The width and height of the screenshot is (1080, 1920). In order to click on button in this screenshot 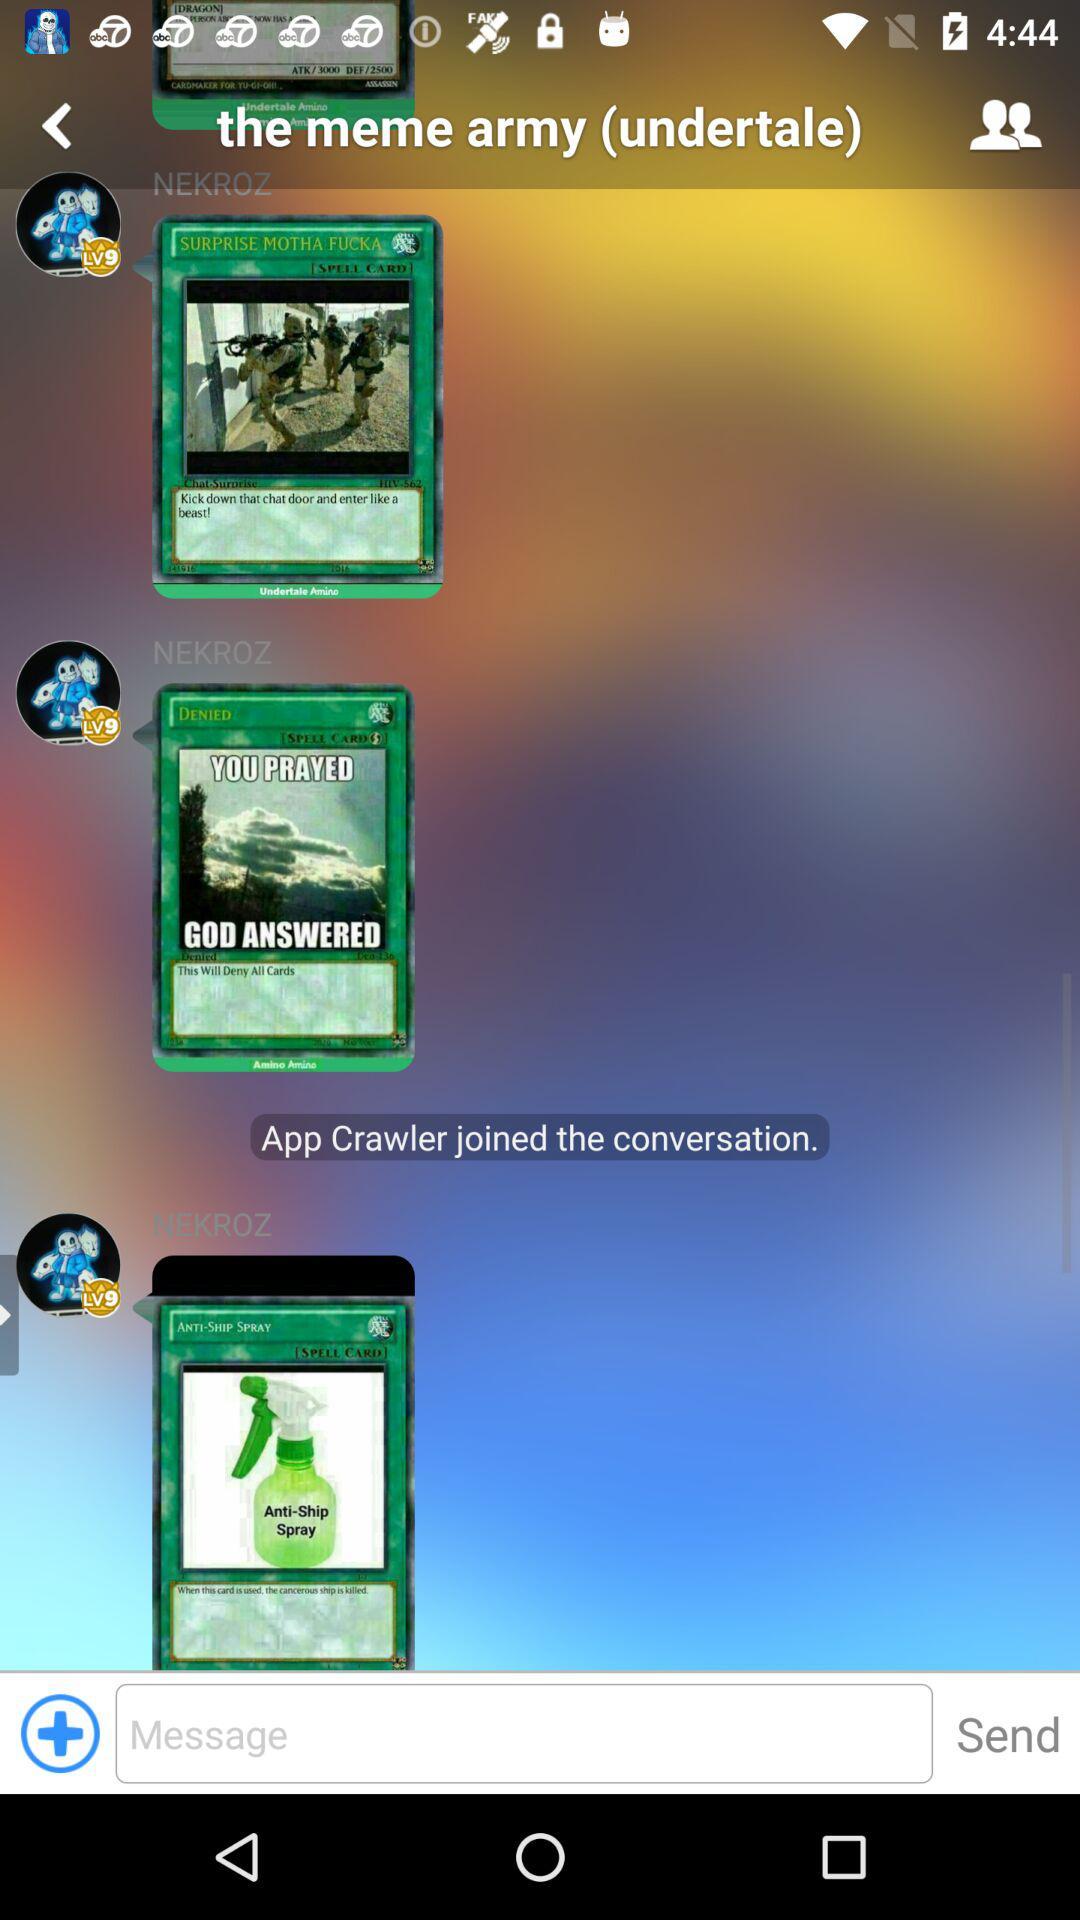, I will do `click(59, 1732)`.